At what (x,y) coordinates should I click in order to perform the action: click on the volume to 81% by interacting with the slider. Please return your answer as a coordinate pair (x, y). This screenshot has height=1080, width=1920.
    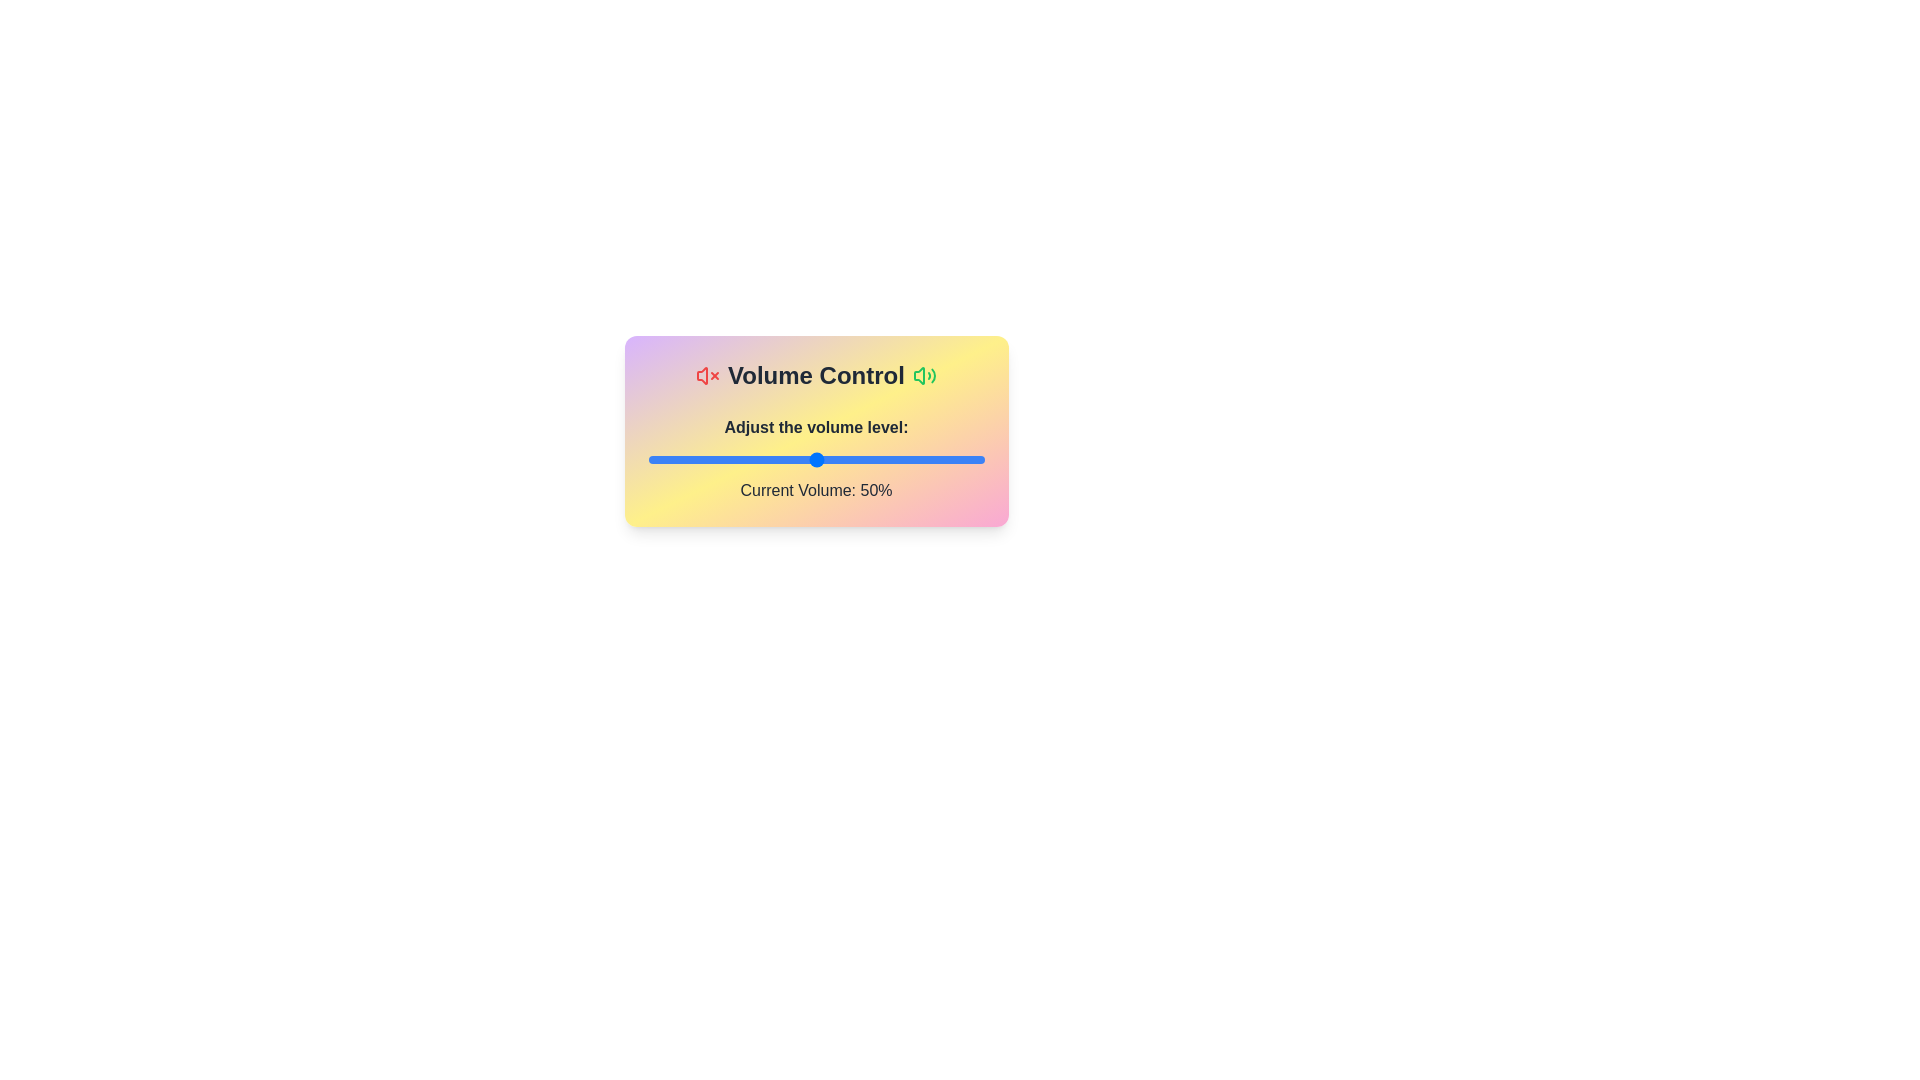
    Looking at the image, I should click on (919, 459).